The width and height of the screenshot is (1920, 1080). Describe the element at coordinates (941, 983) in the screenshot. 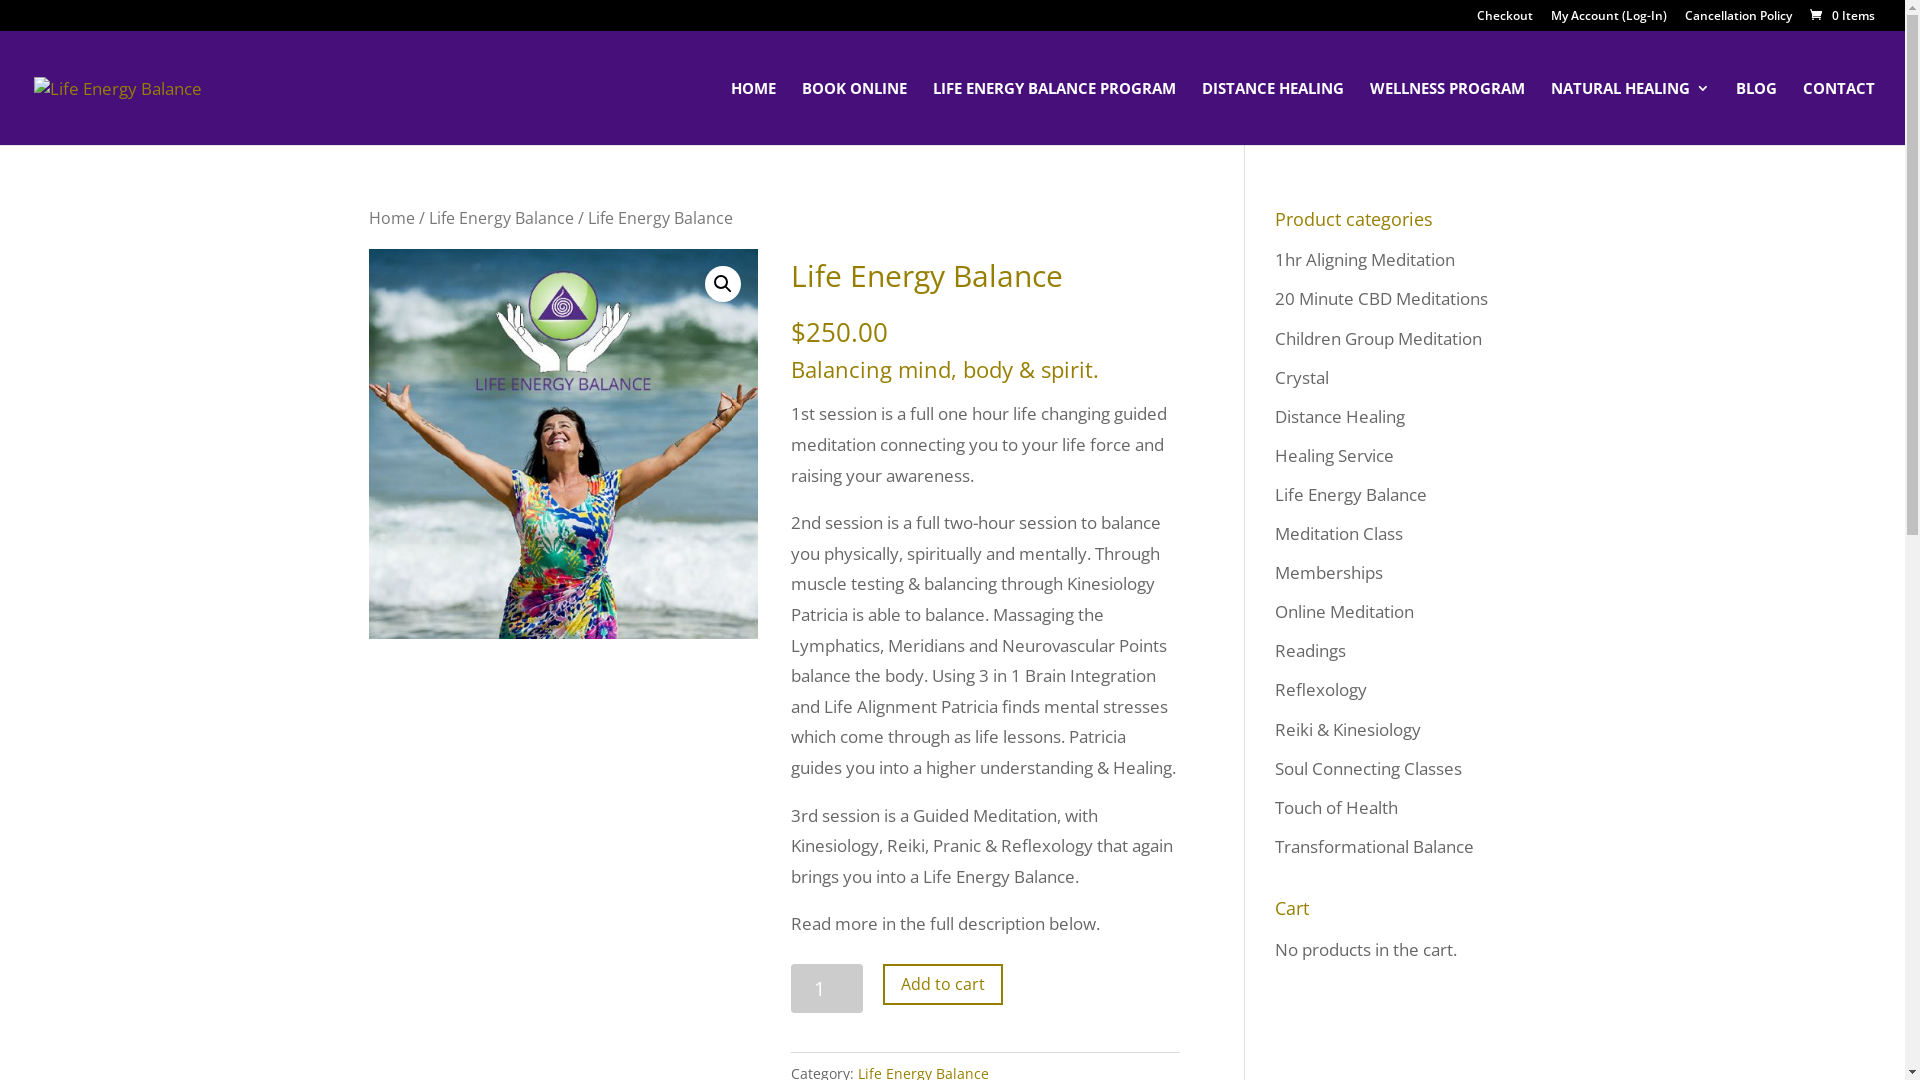

I see `'Add to cart'` at that location.